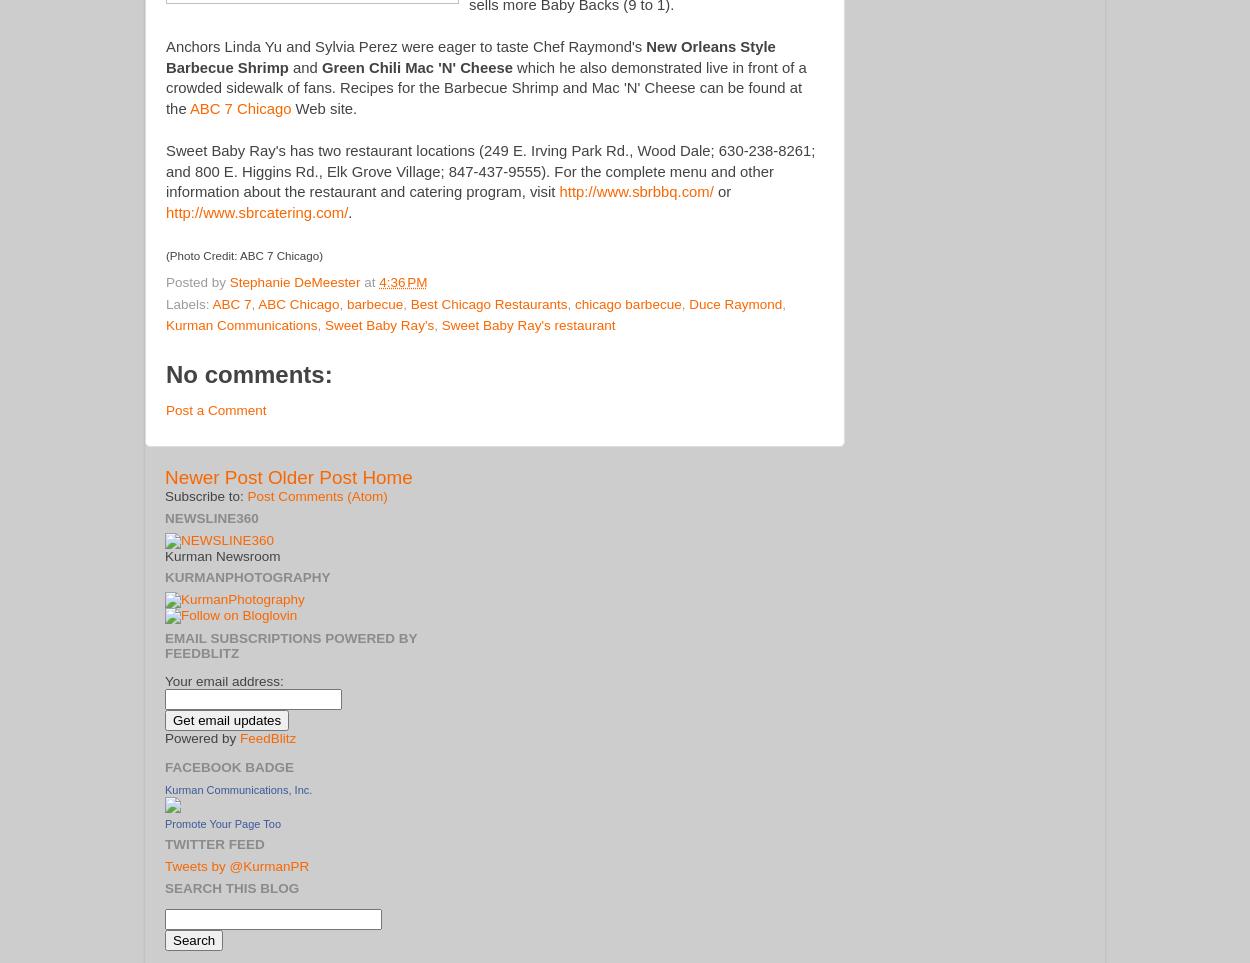  I want to click on 'ABC Chicago', so click(298, 302).